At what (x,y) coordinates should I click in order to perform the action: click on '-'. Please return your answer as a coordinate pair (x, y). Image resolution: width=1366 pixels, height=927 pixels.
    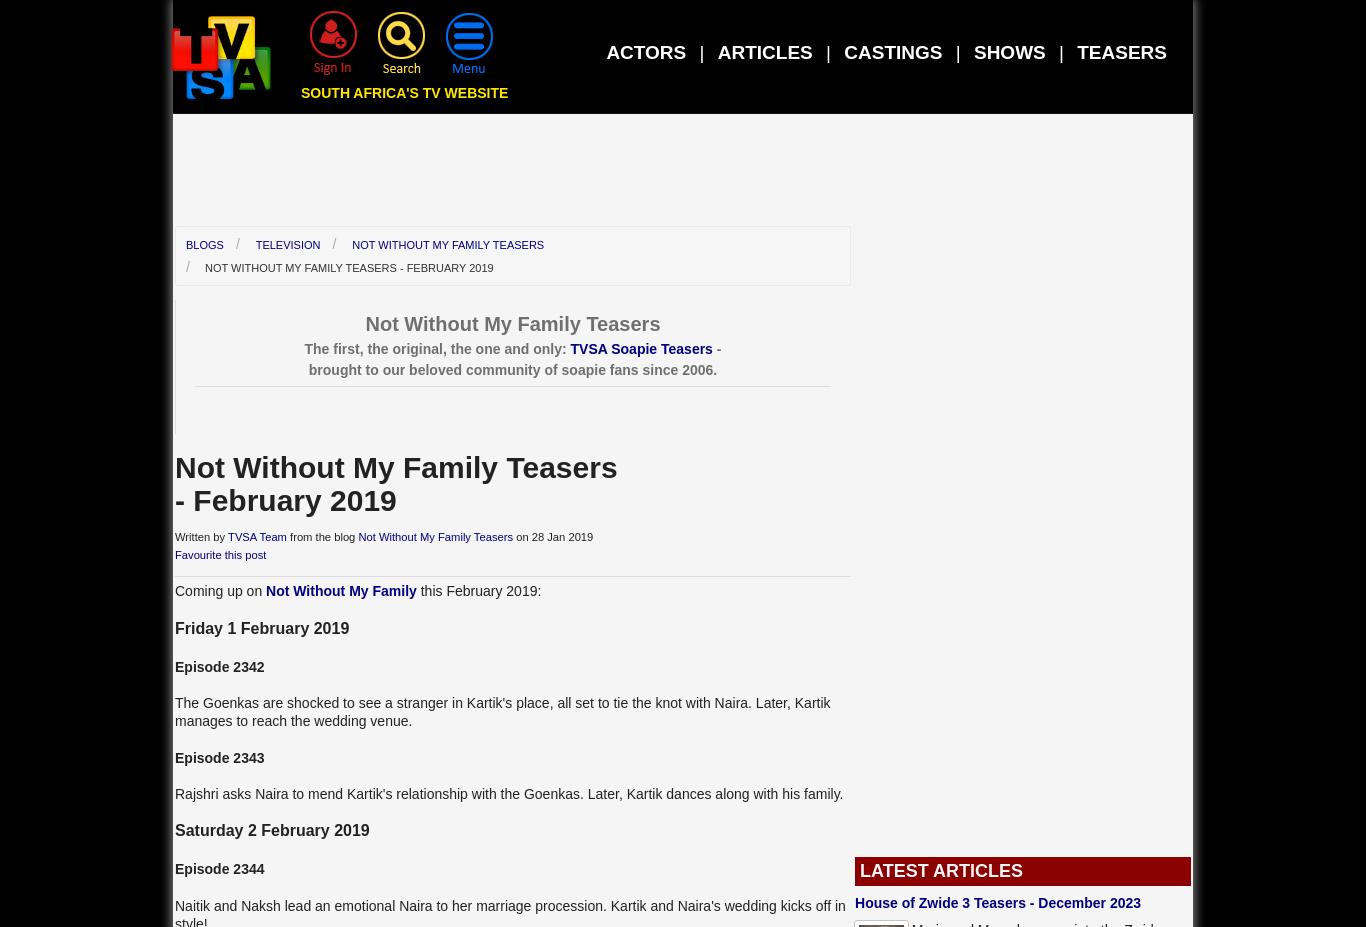
    Looking at the image, I should click on (716, 346).